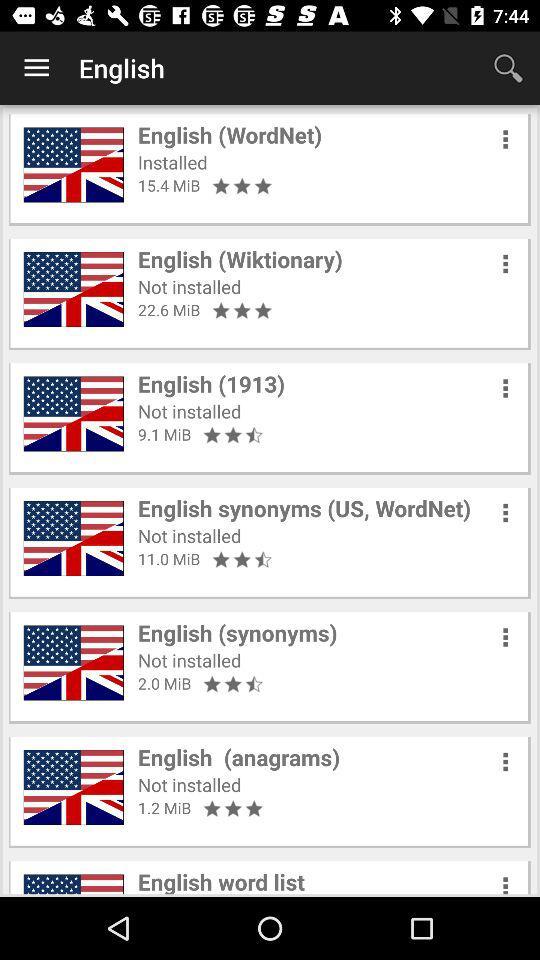 The image size is (540, 960). Describe the element at coordinates (240, 258) in the screenshot. I see `the english (wiktionary) item` at that location.